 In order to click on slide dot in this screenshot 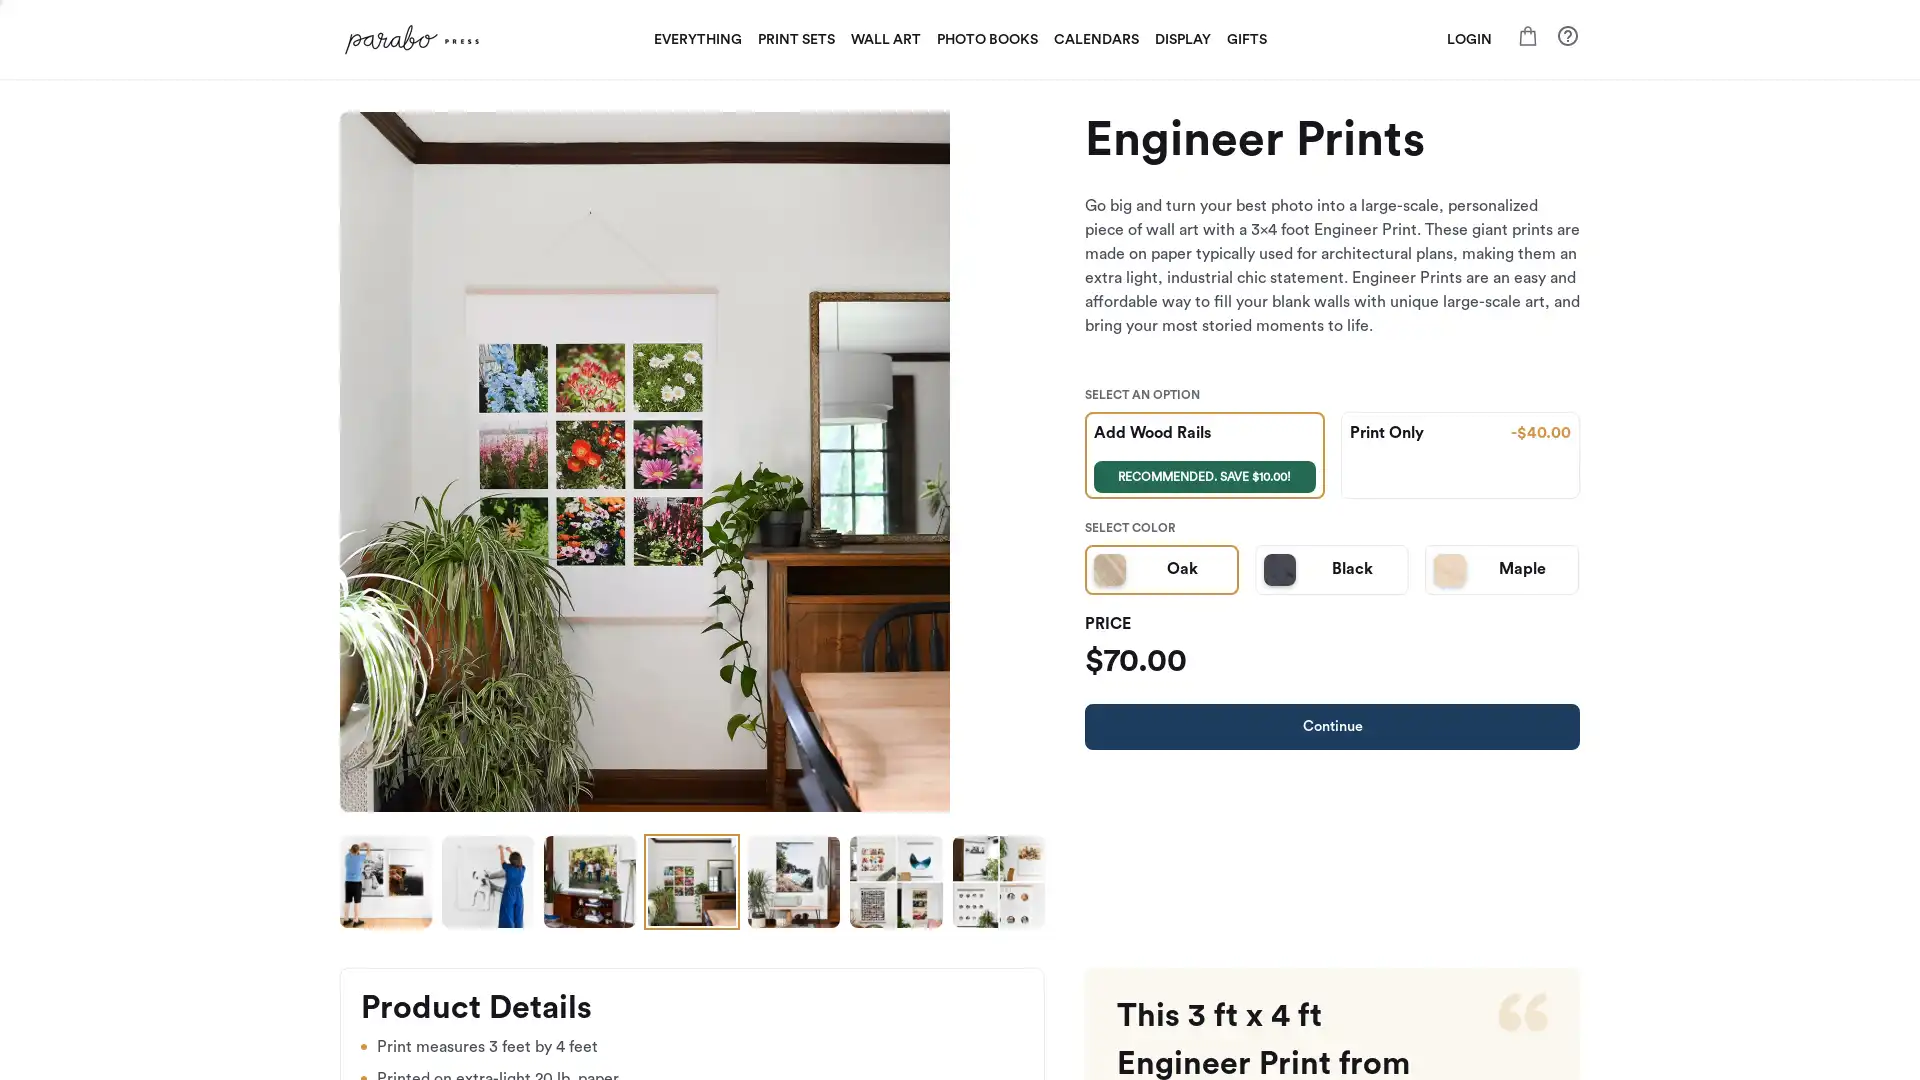, I will do `click(488, 881)`.